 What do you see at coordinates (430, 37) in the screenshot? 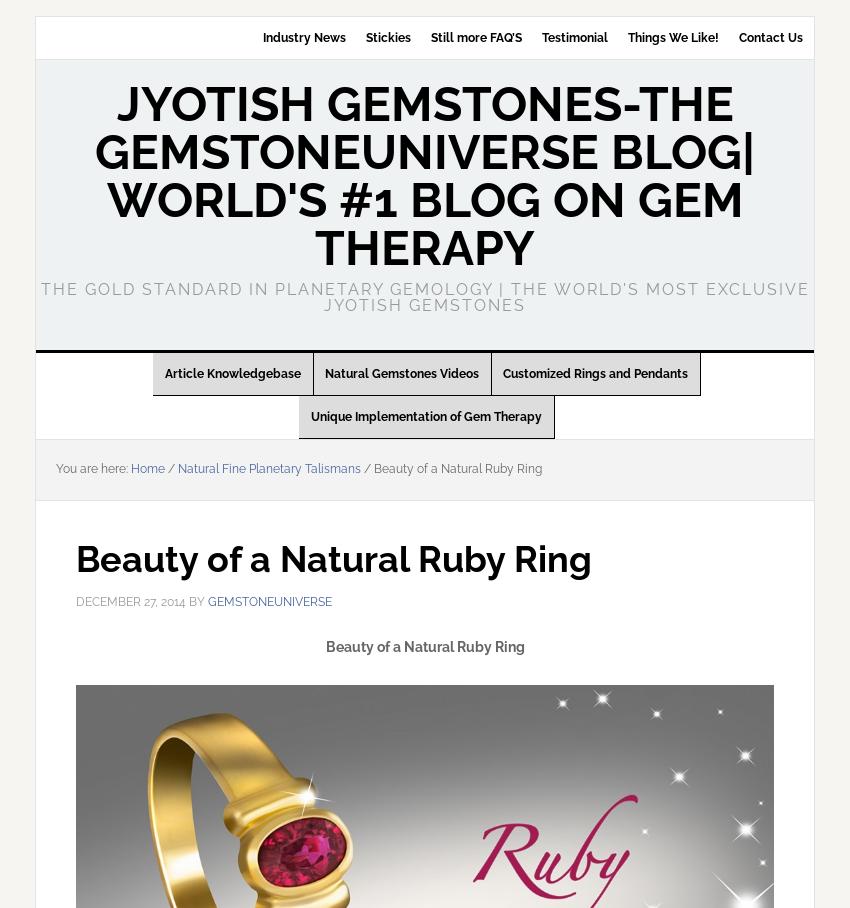
I see `'Still more FAQ’S'` at bounding box center [430, 37].